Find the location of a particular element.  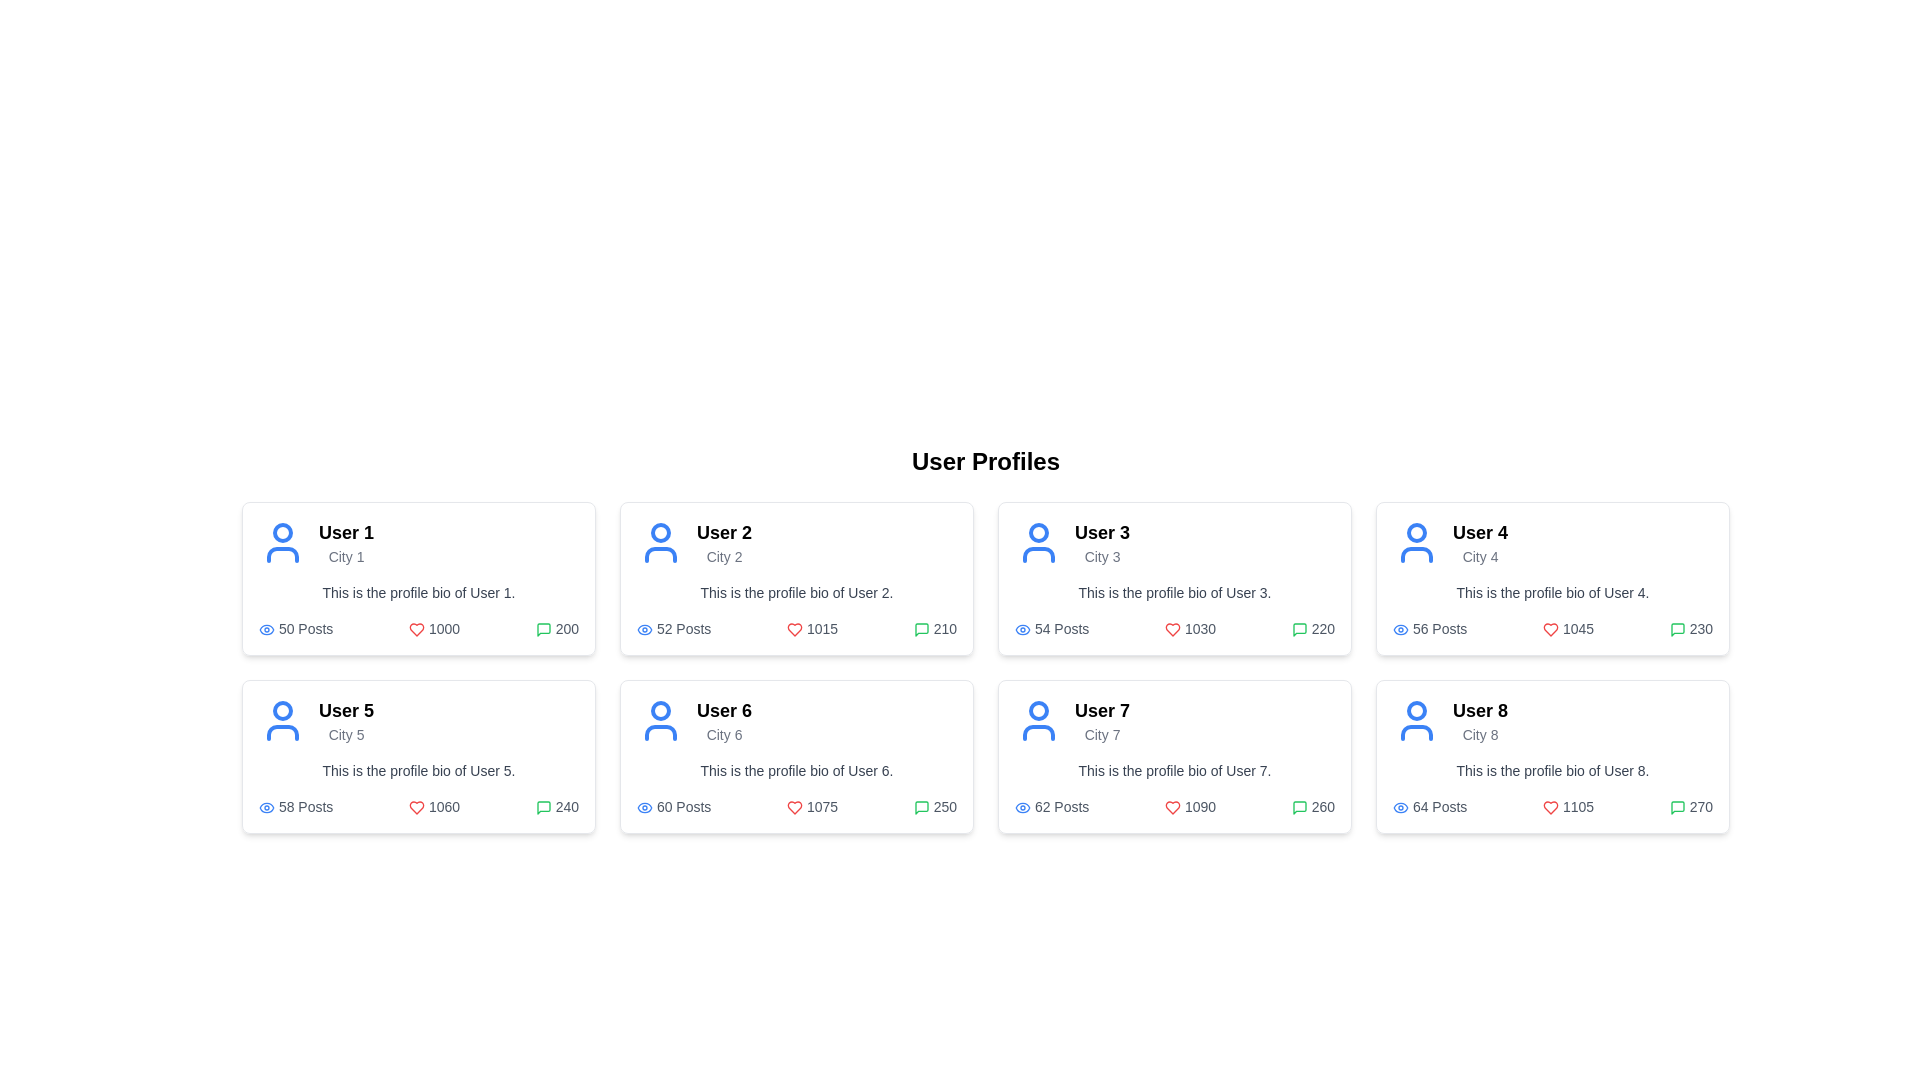

the title and subtitle text component displaying the user's name and city in the fourth user card, located above the user bio section is located at coordinates (1480, 543).